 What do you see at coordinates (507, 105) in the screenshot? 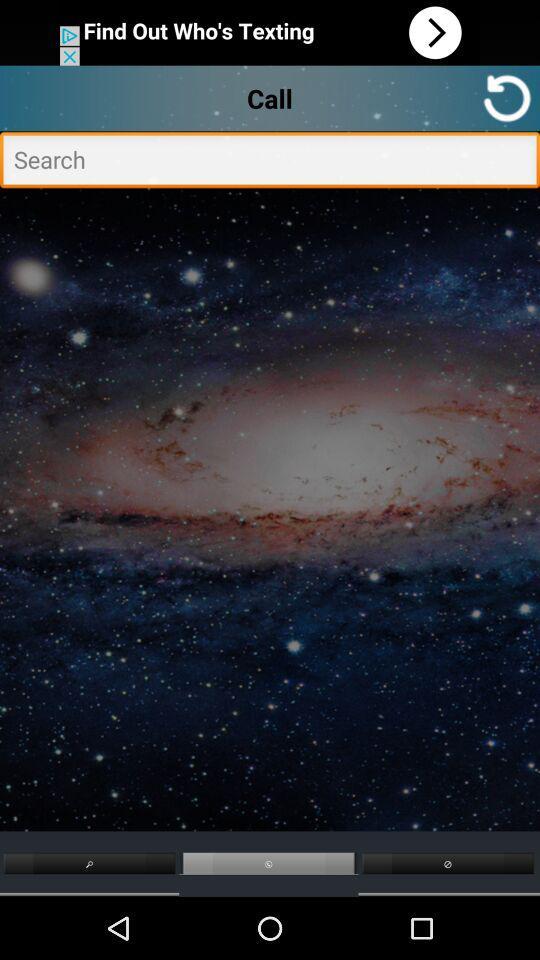
I see `the refresh icon` at bounding box center [507, 105].